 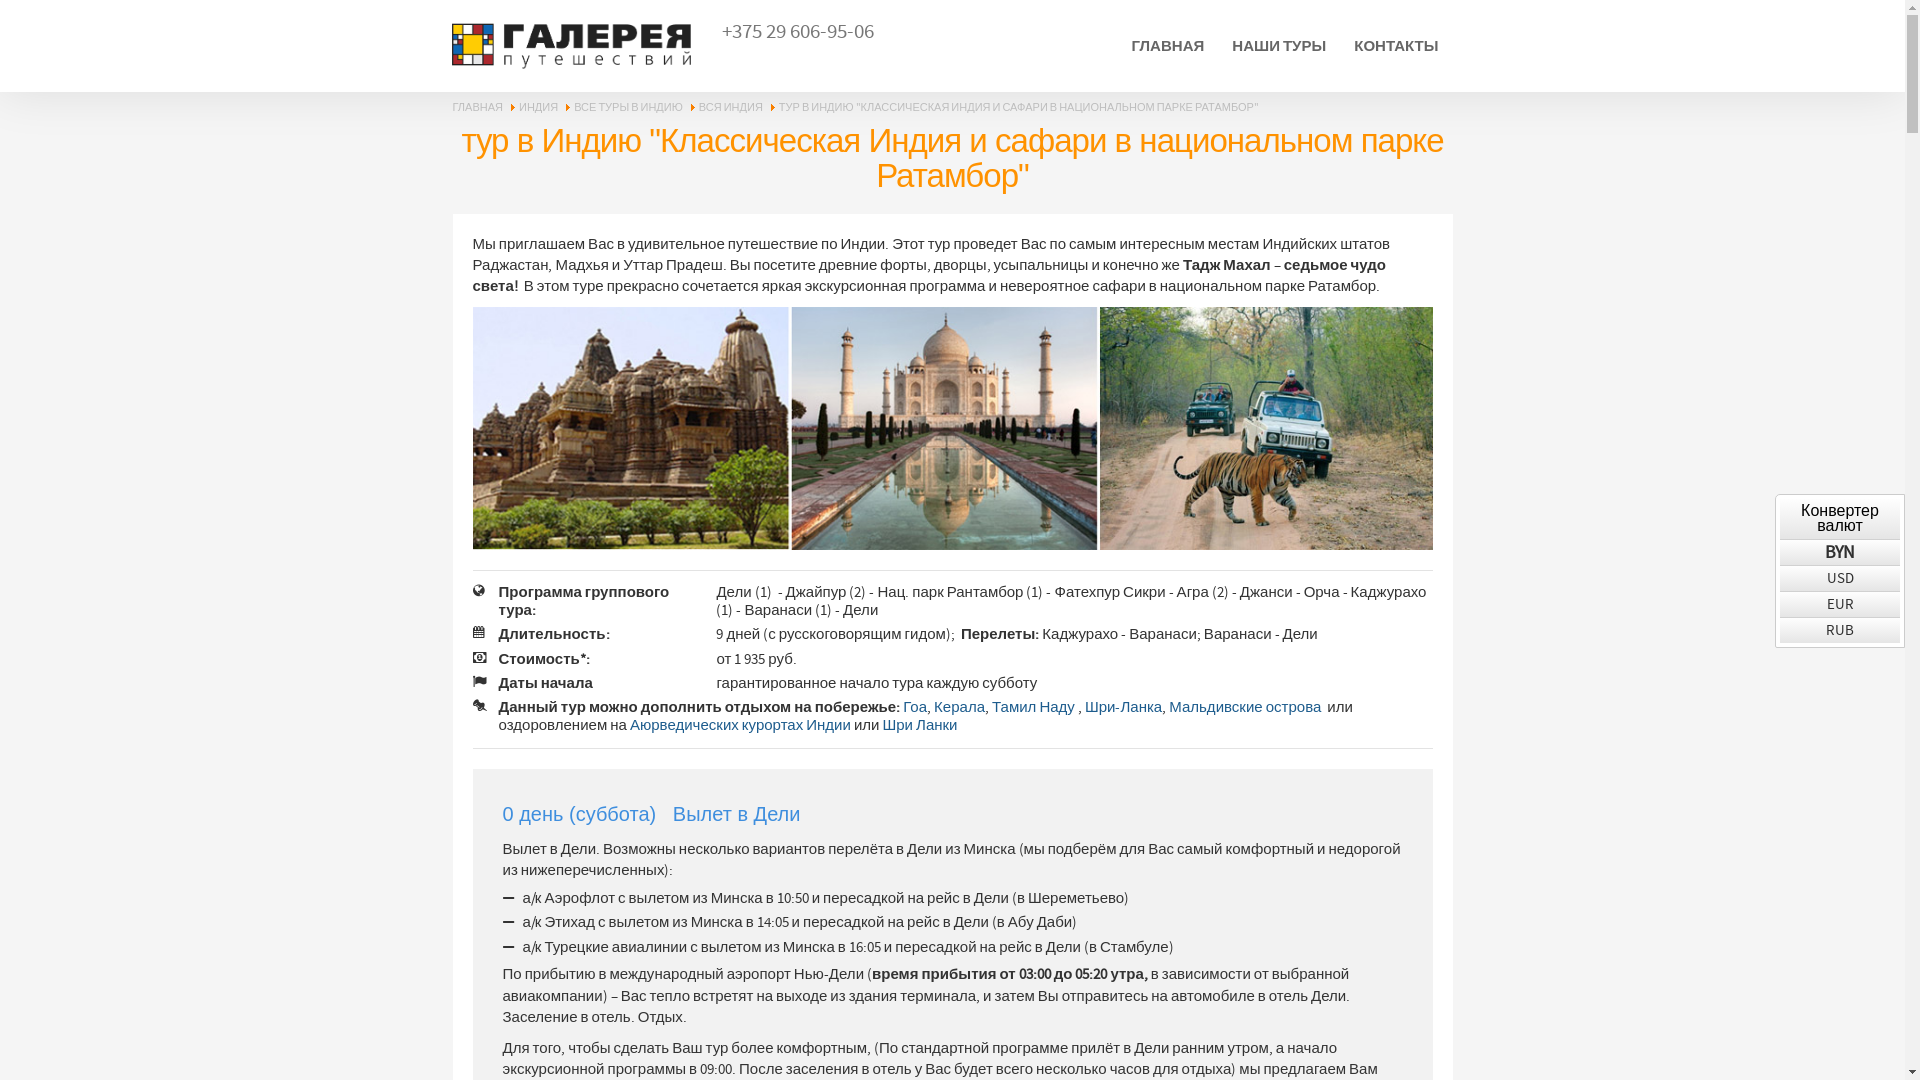 What do you see at coordinates (1839, 603) in the screenshot?
I see `'EUR'` at bounding box center [1839, 603].